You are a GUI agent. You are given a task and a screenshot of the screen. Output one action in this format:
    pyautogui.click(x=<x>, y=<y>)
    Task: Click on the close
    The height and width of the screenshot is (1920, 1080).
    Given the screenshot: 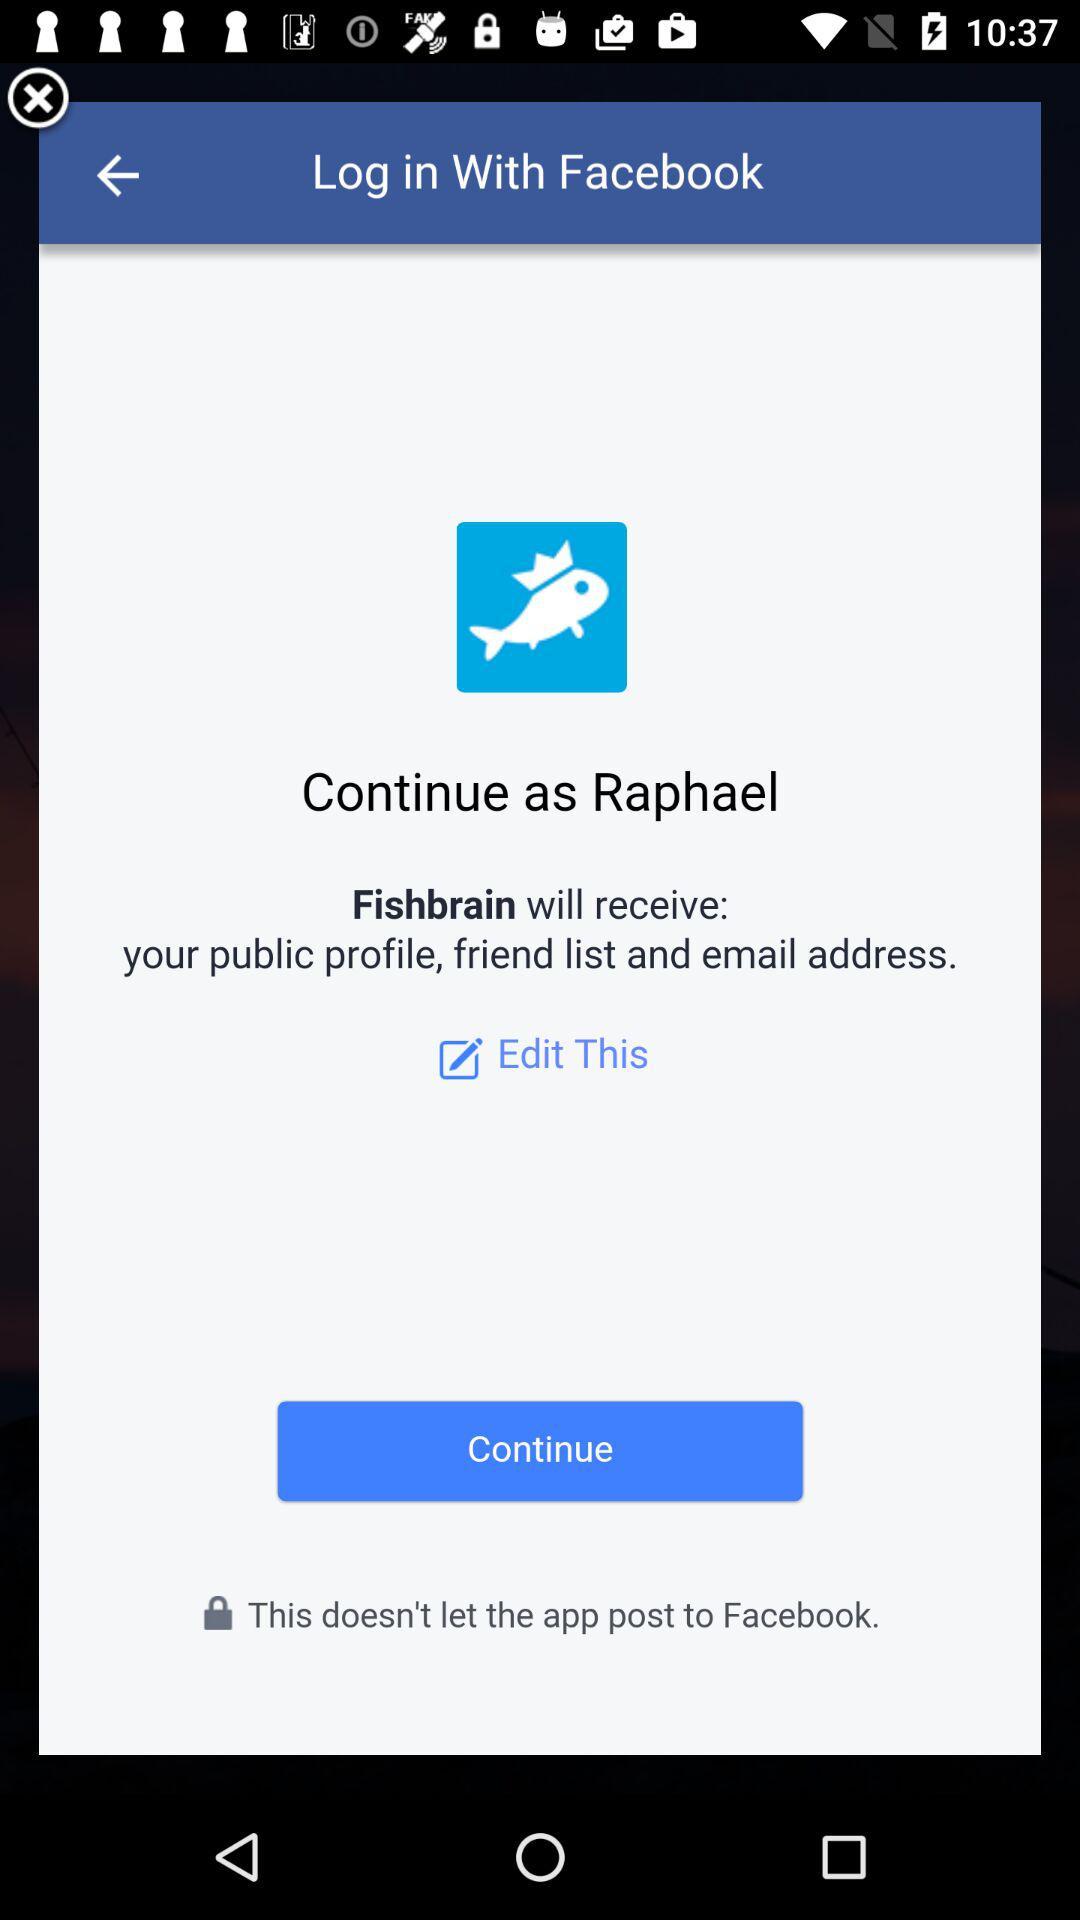 What is the action you would take?
    pyautogui.click(x=38, y=100)
    